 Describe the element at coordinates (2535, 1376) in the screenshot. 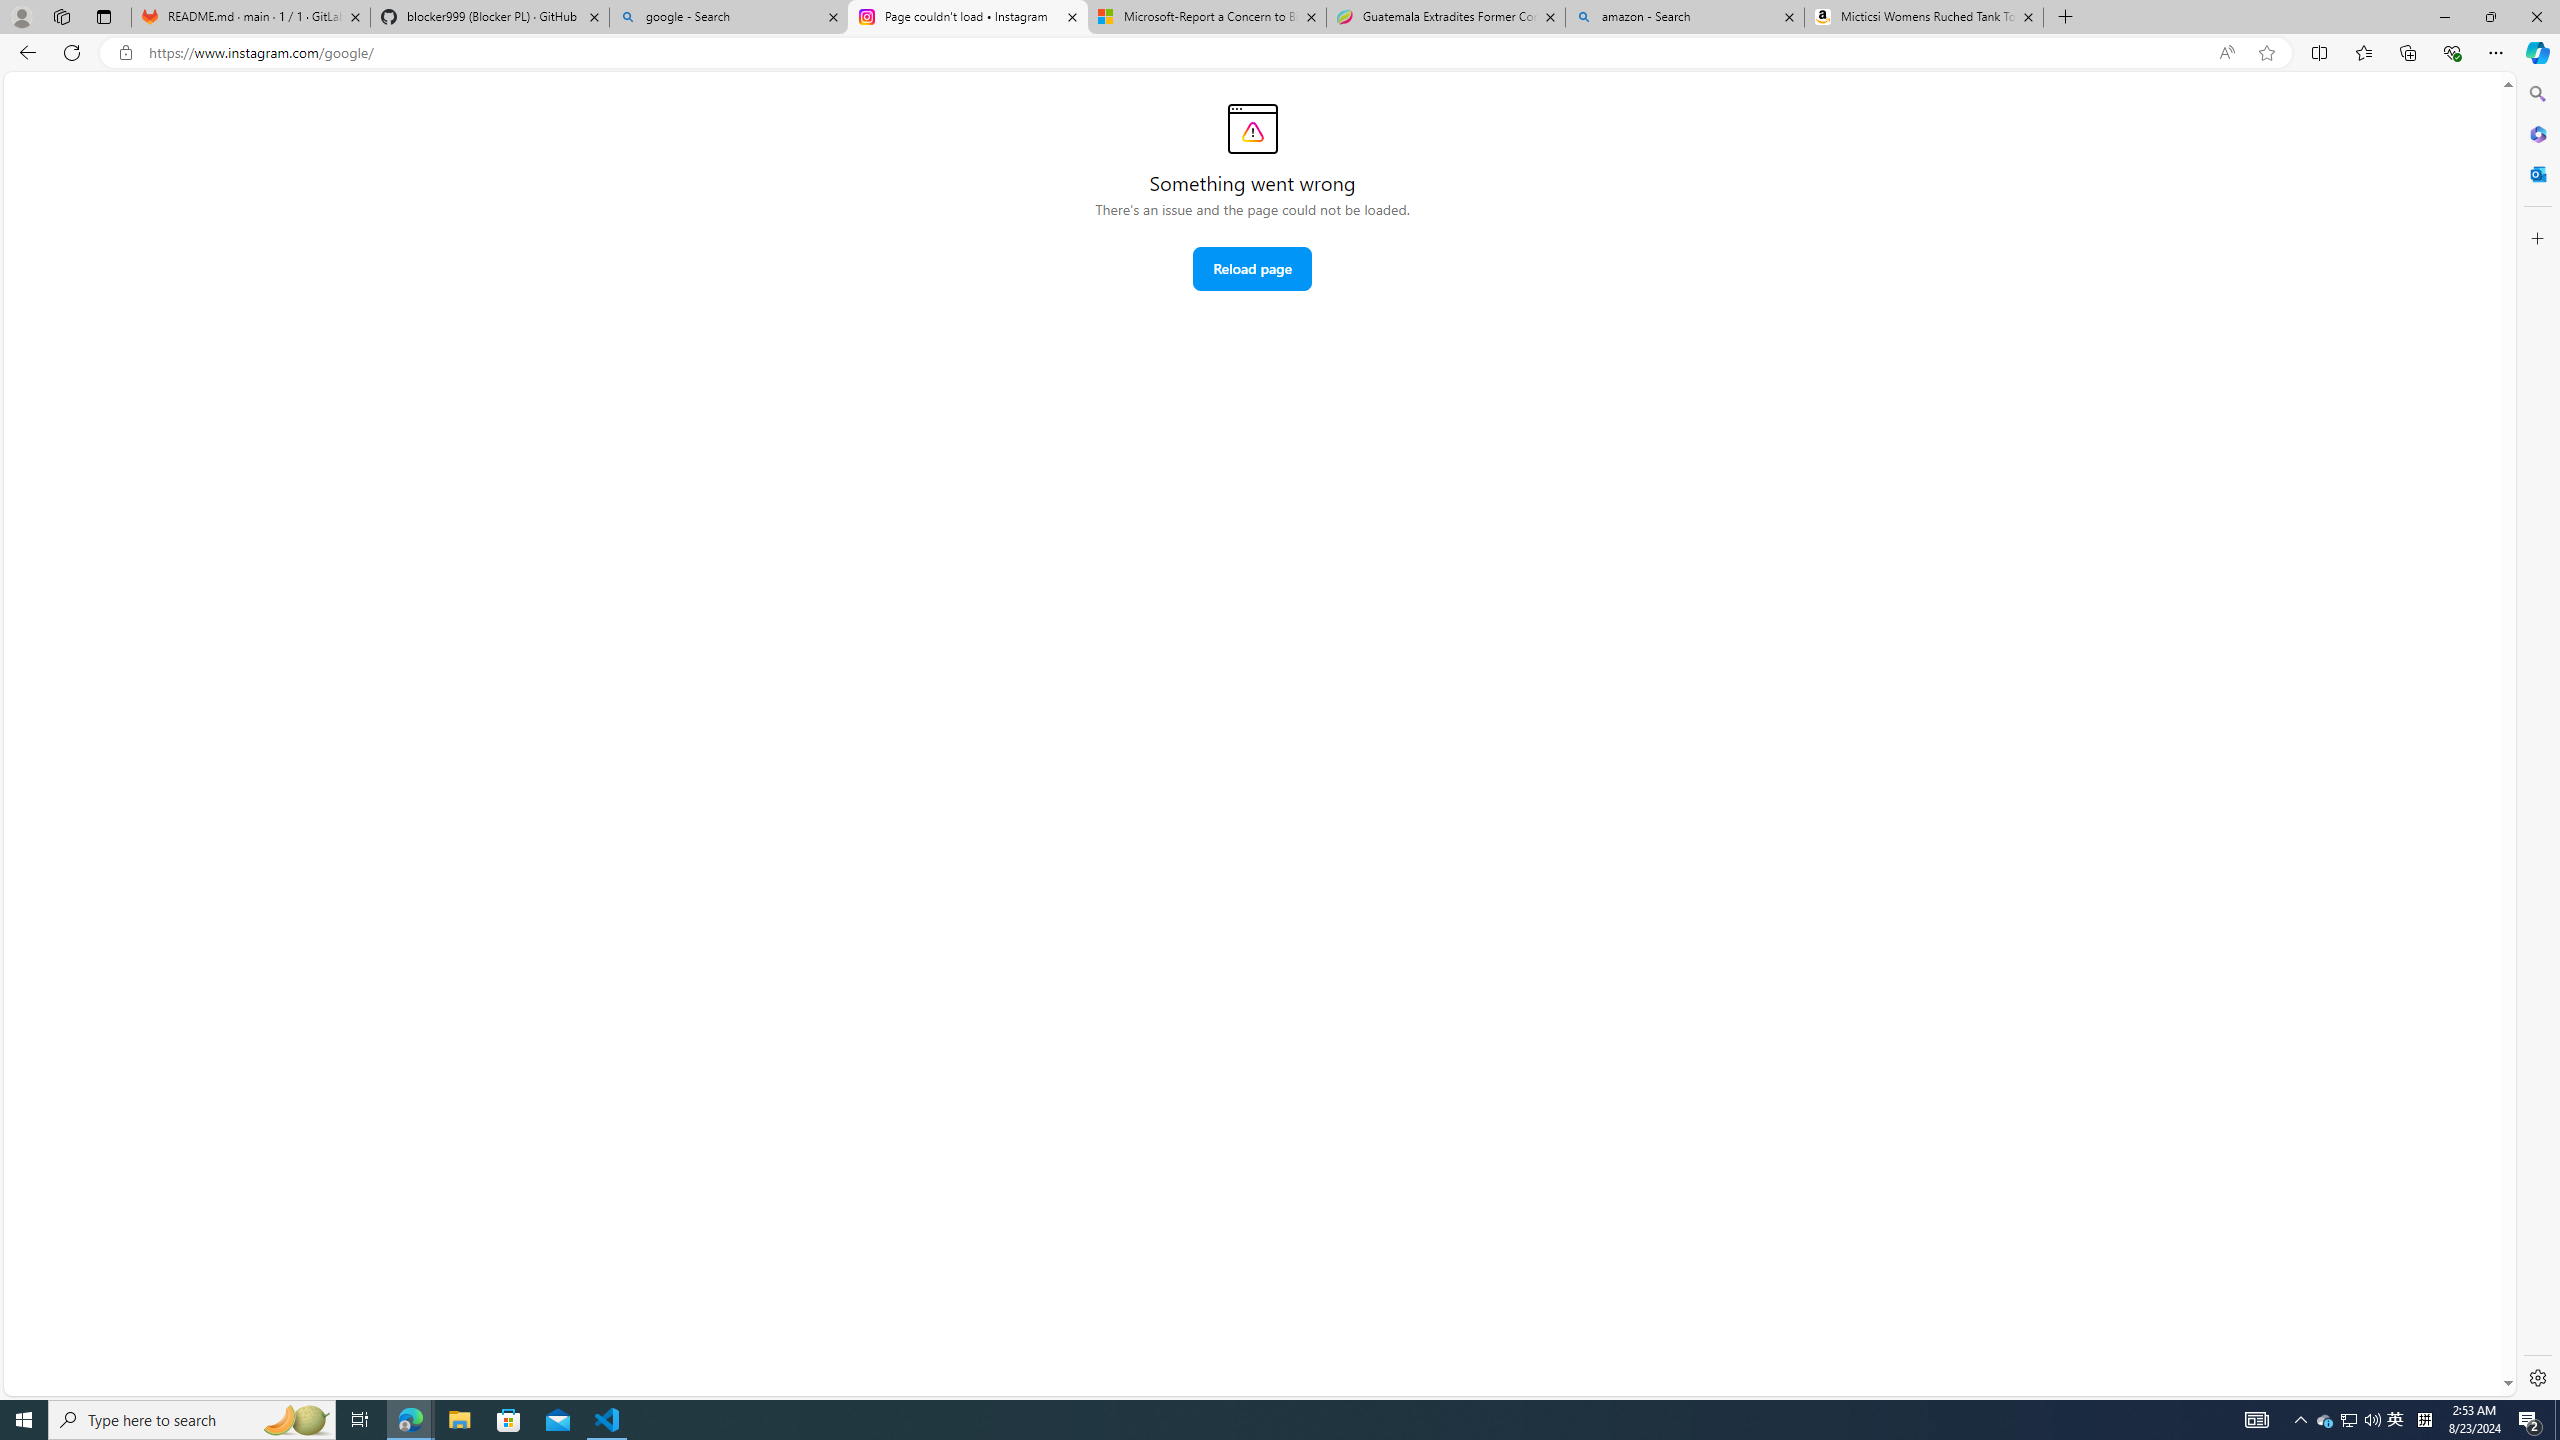

I see `'Settings'` at that location.